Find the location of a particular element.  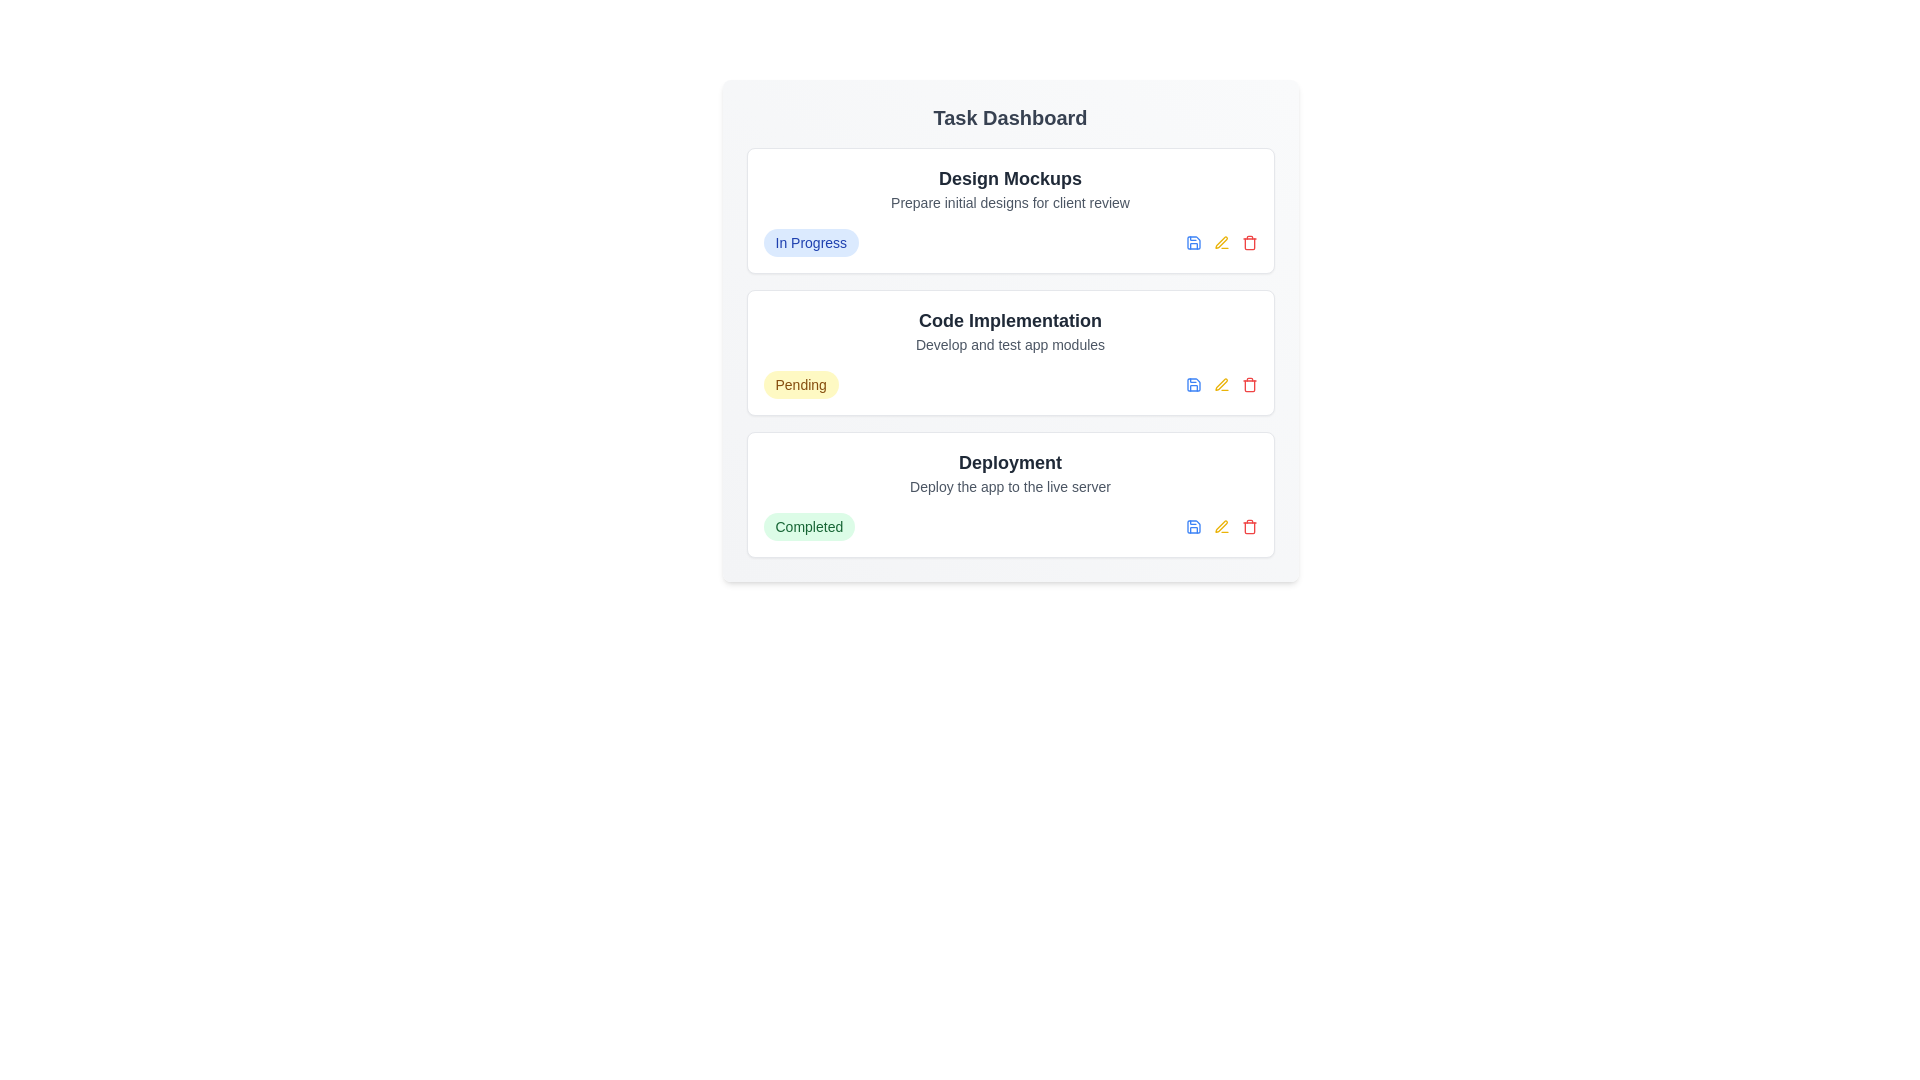

the save button for the task with title 'Code Implementation' is located at coordinates (1193, 385).